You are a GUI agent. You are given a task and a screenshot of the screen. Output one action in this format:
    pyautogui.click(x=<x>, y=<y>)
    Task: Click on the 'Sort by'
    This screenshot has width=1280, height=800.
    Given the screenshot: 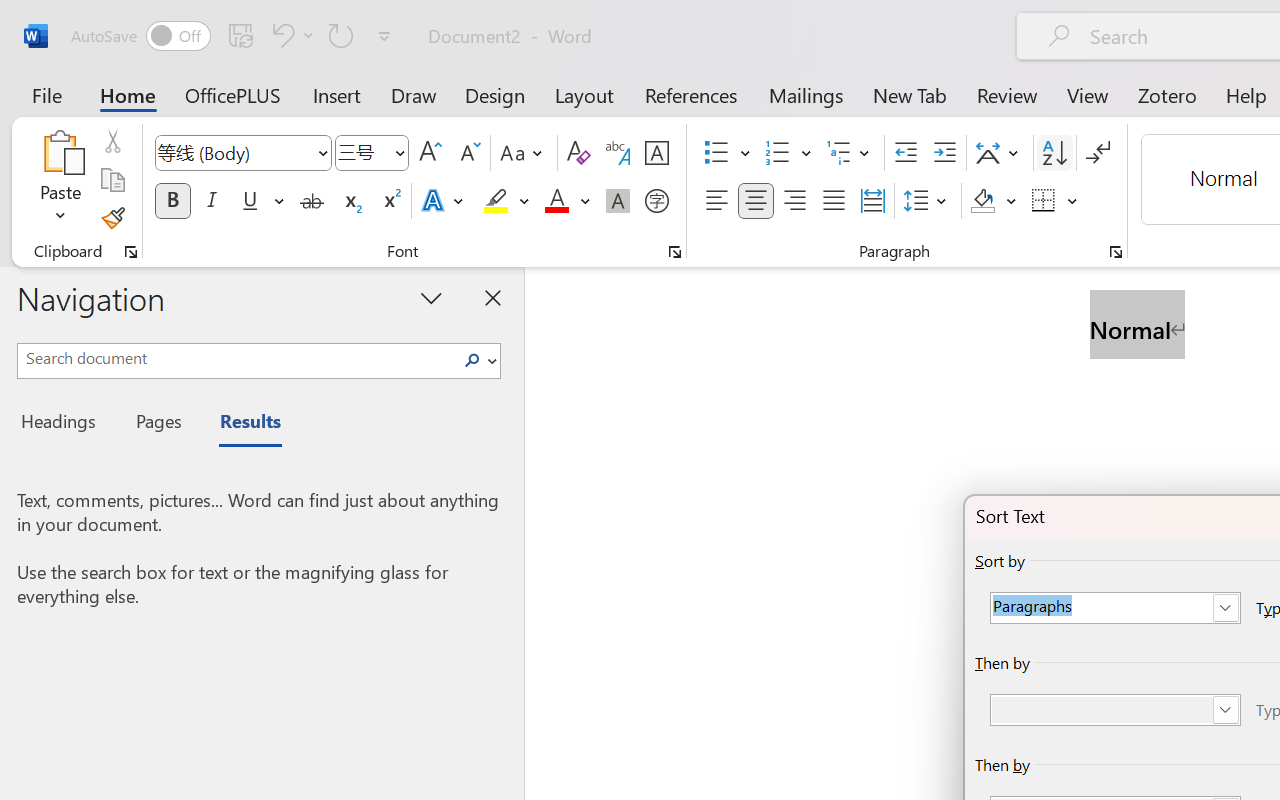 What is the action you would take?
    pyautogui.click(x=1114, y=608)
    